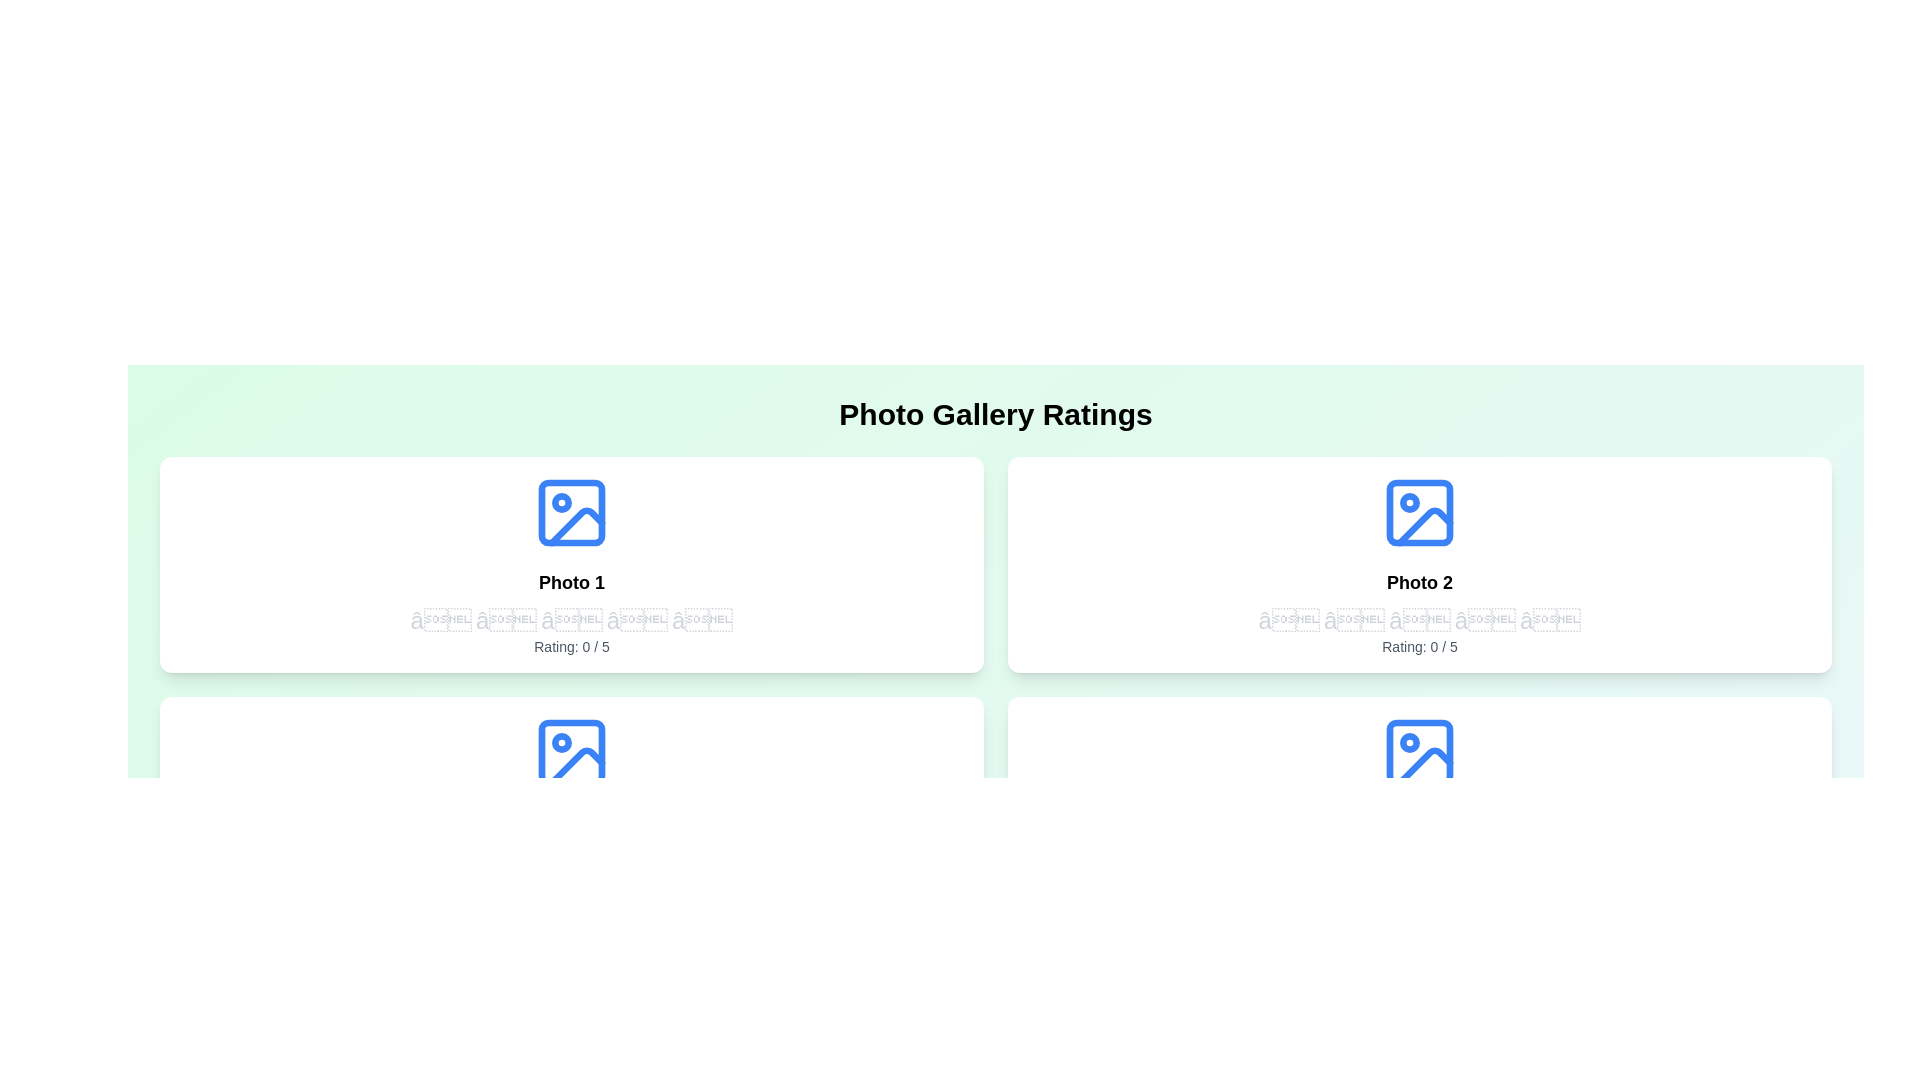 The width and height of the screenshot is (1920, 1080). I want to click on the rating of the first photo to 4 stars, so click(636, 620).